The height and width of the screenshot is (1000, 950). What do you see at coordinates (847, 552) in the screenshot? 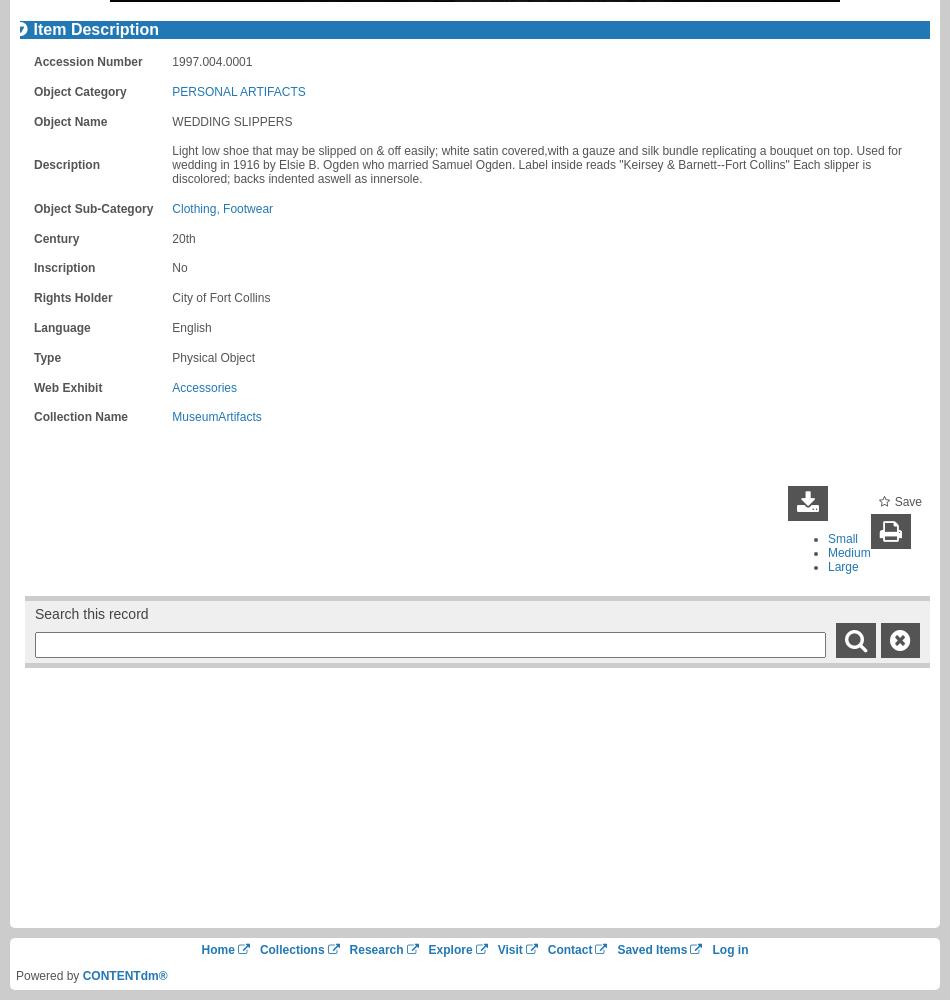
I see `'Medium'` at bounding box center [847, 552].